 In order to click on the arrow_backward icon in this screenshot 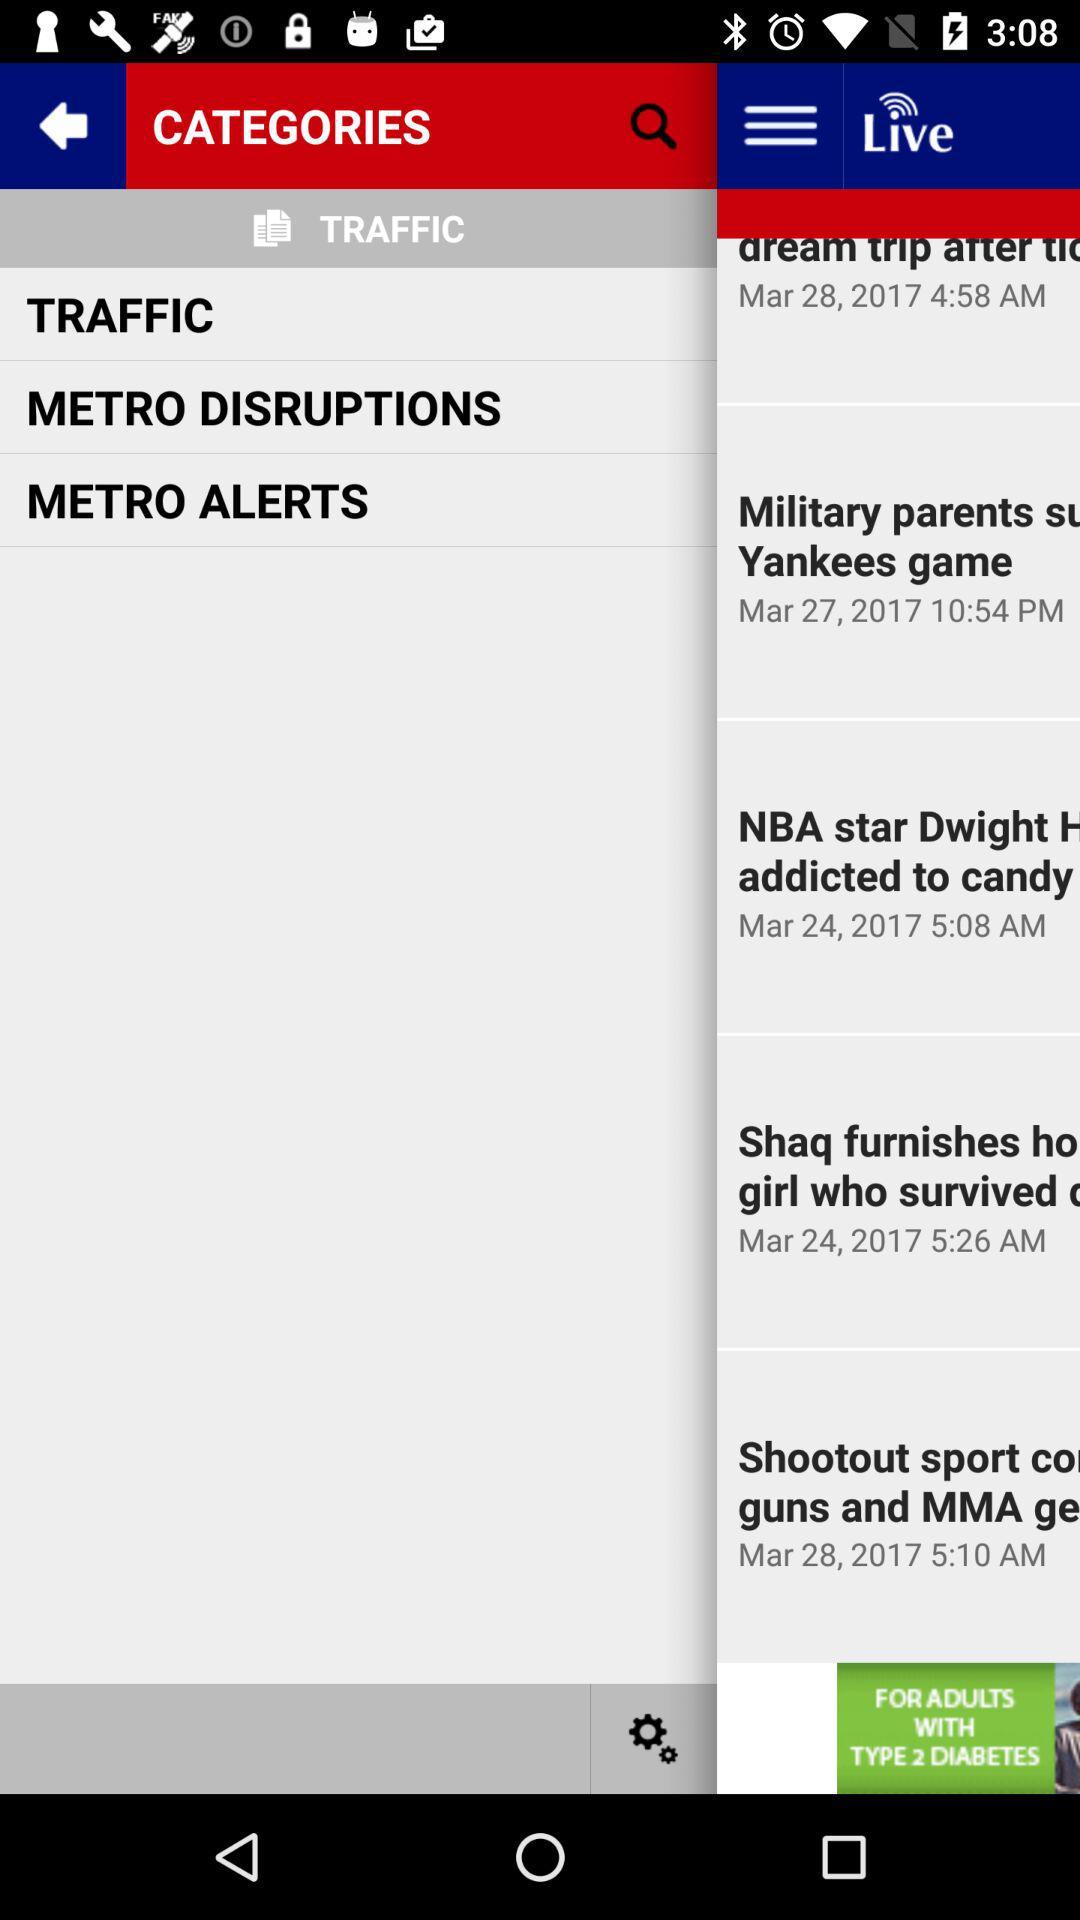, I will do `click(61, 124)`.